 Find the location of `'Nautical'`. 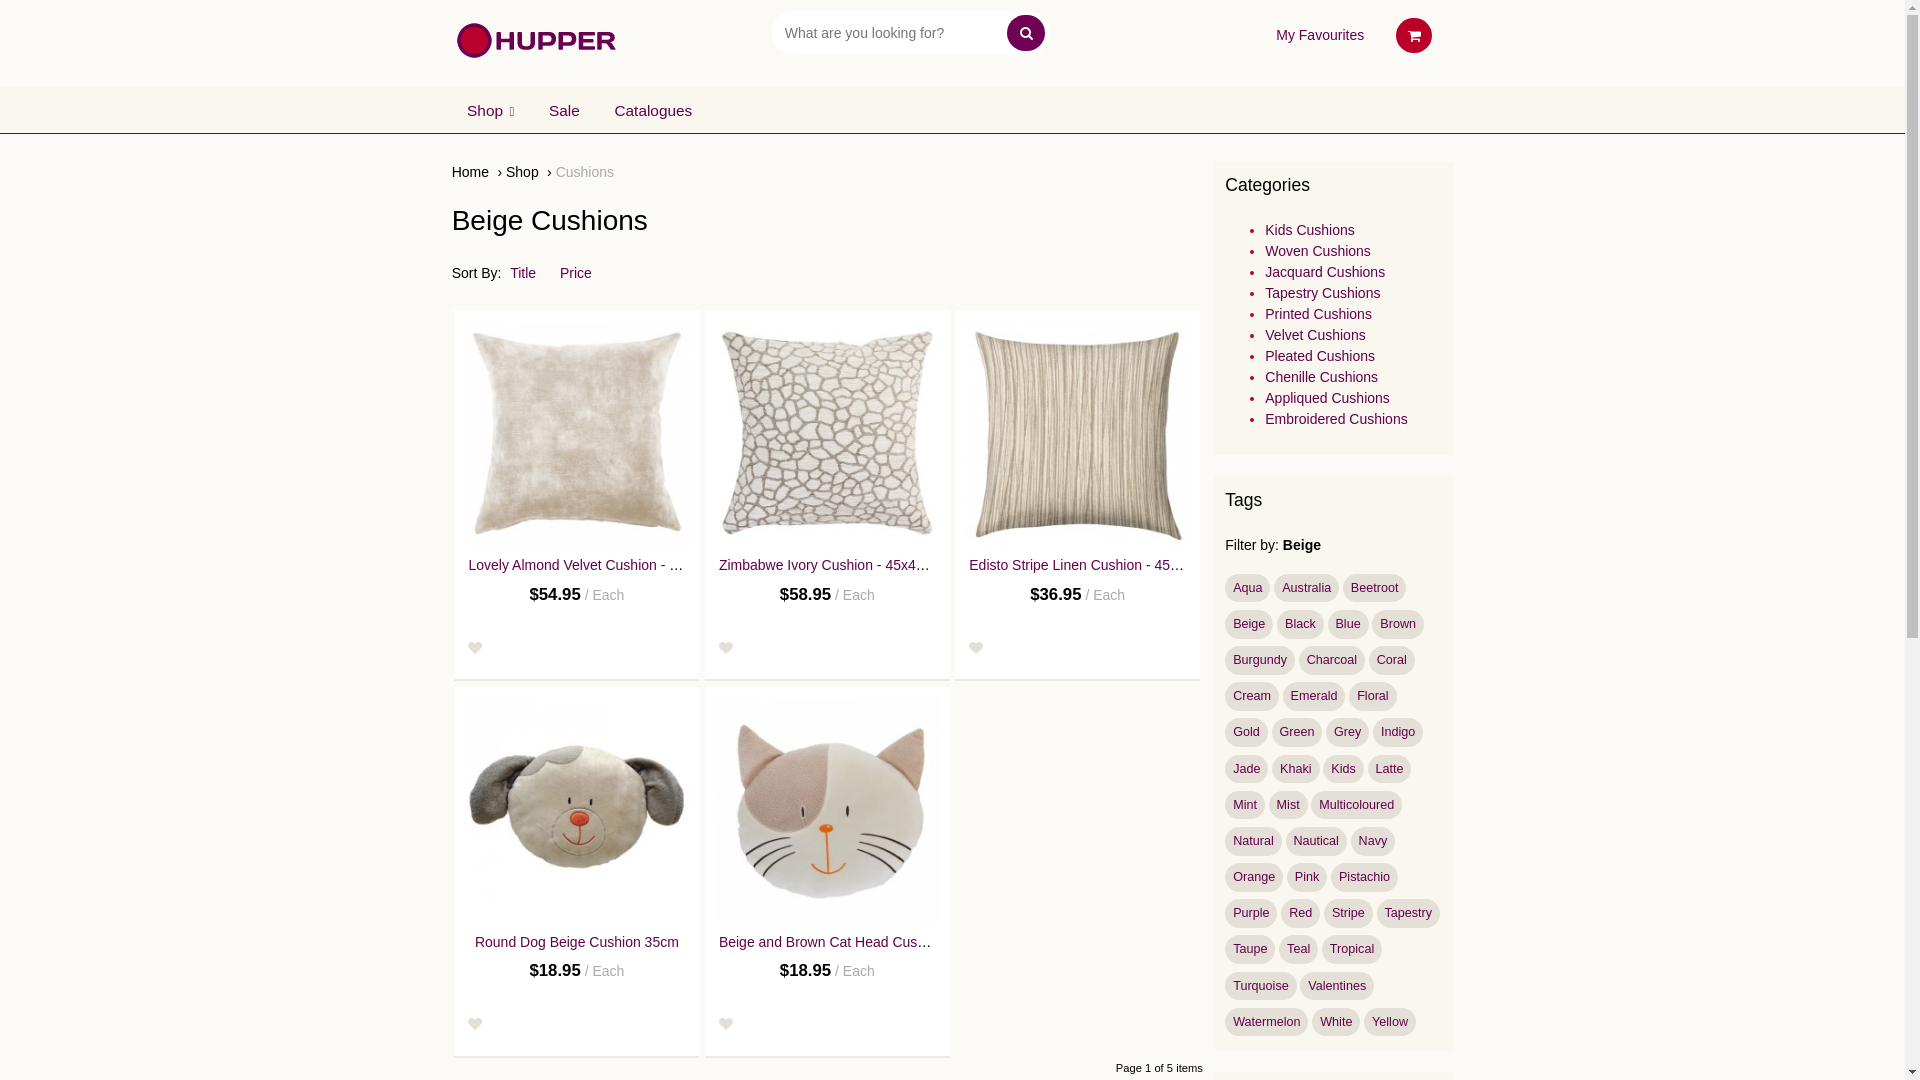

'Nautical' is located at coordinates (1286, 841).